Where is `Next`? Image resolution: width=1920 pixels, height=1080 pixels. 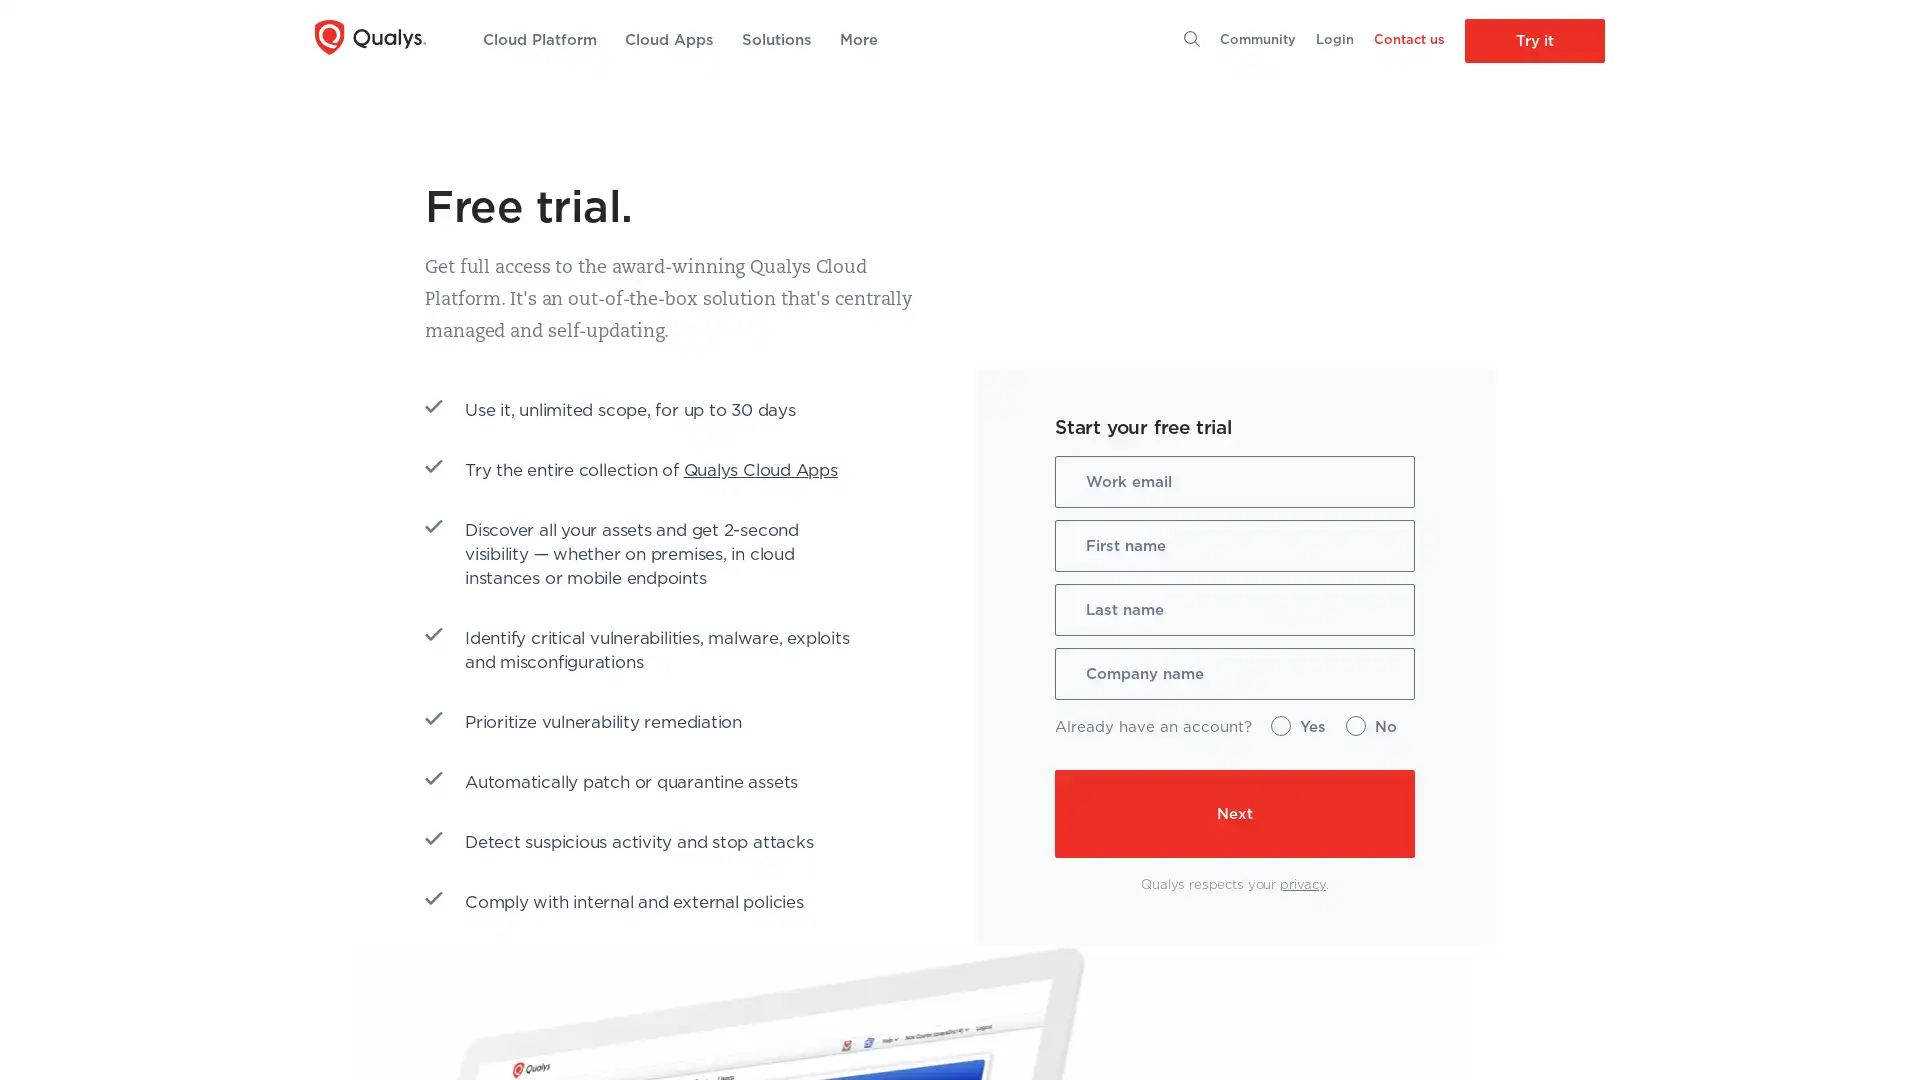 Next is located at coordinates (1079, 813).